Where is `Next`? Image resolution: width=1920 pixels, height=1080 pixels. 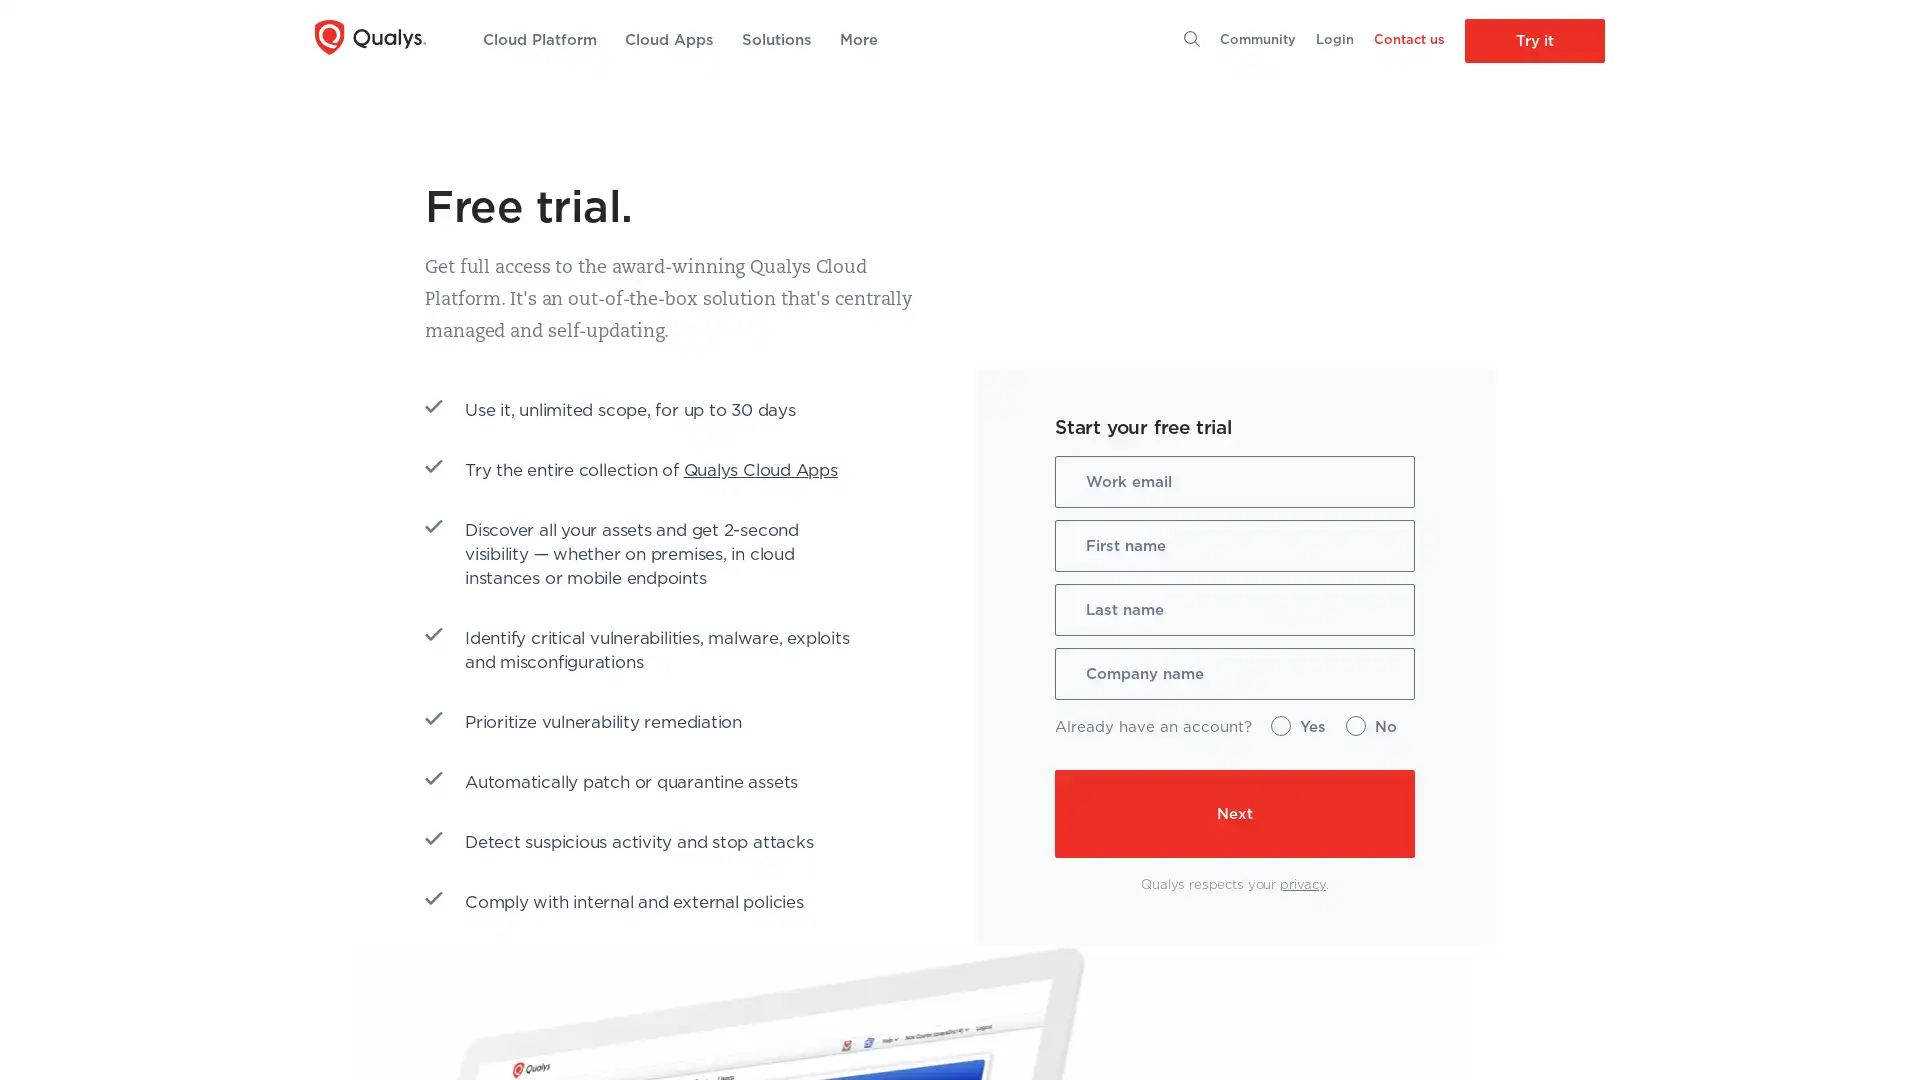 Next is located at coordinates (1079, 813).